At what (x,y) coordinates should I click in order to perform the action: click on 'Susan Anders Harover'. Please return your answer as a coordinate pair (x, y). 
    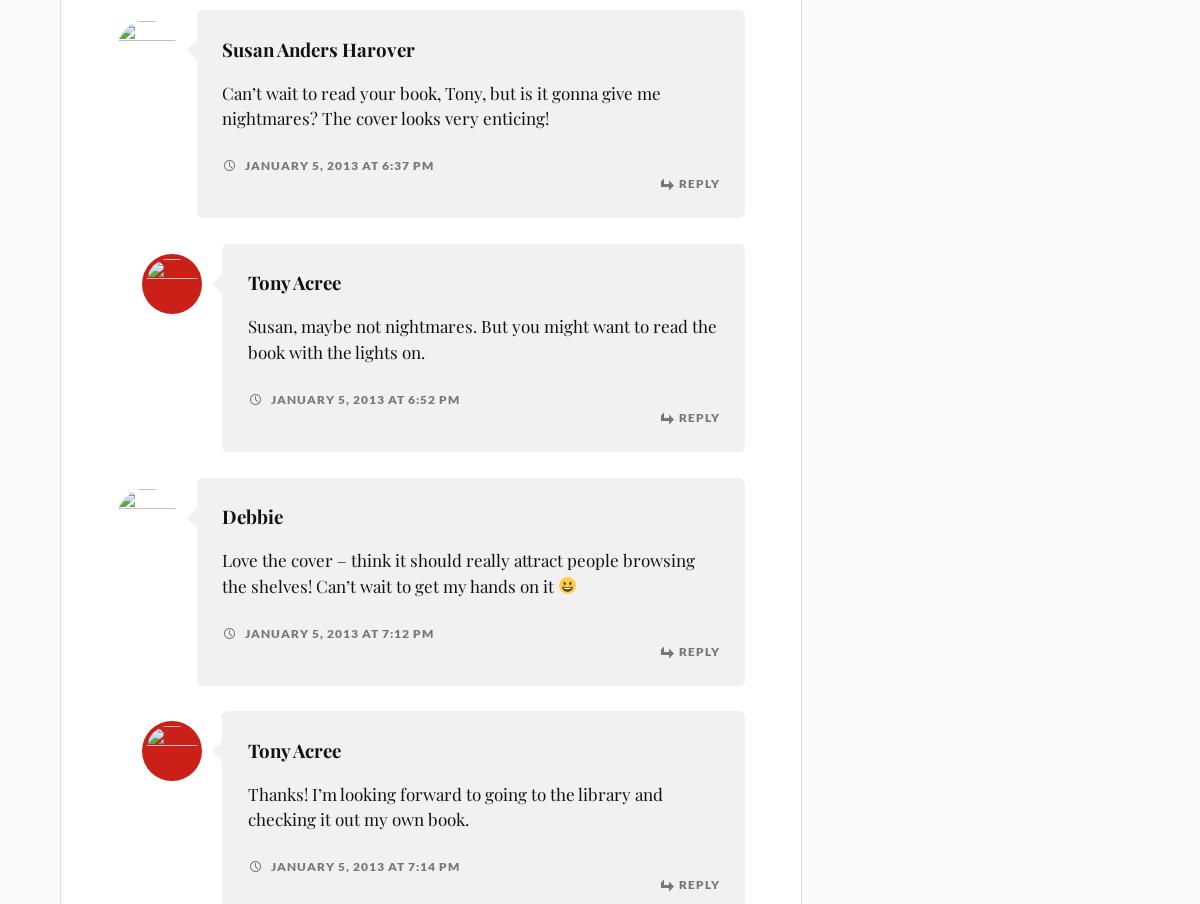
    Looking at the image, I should click on (318, 47).